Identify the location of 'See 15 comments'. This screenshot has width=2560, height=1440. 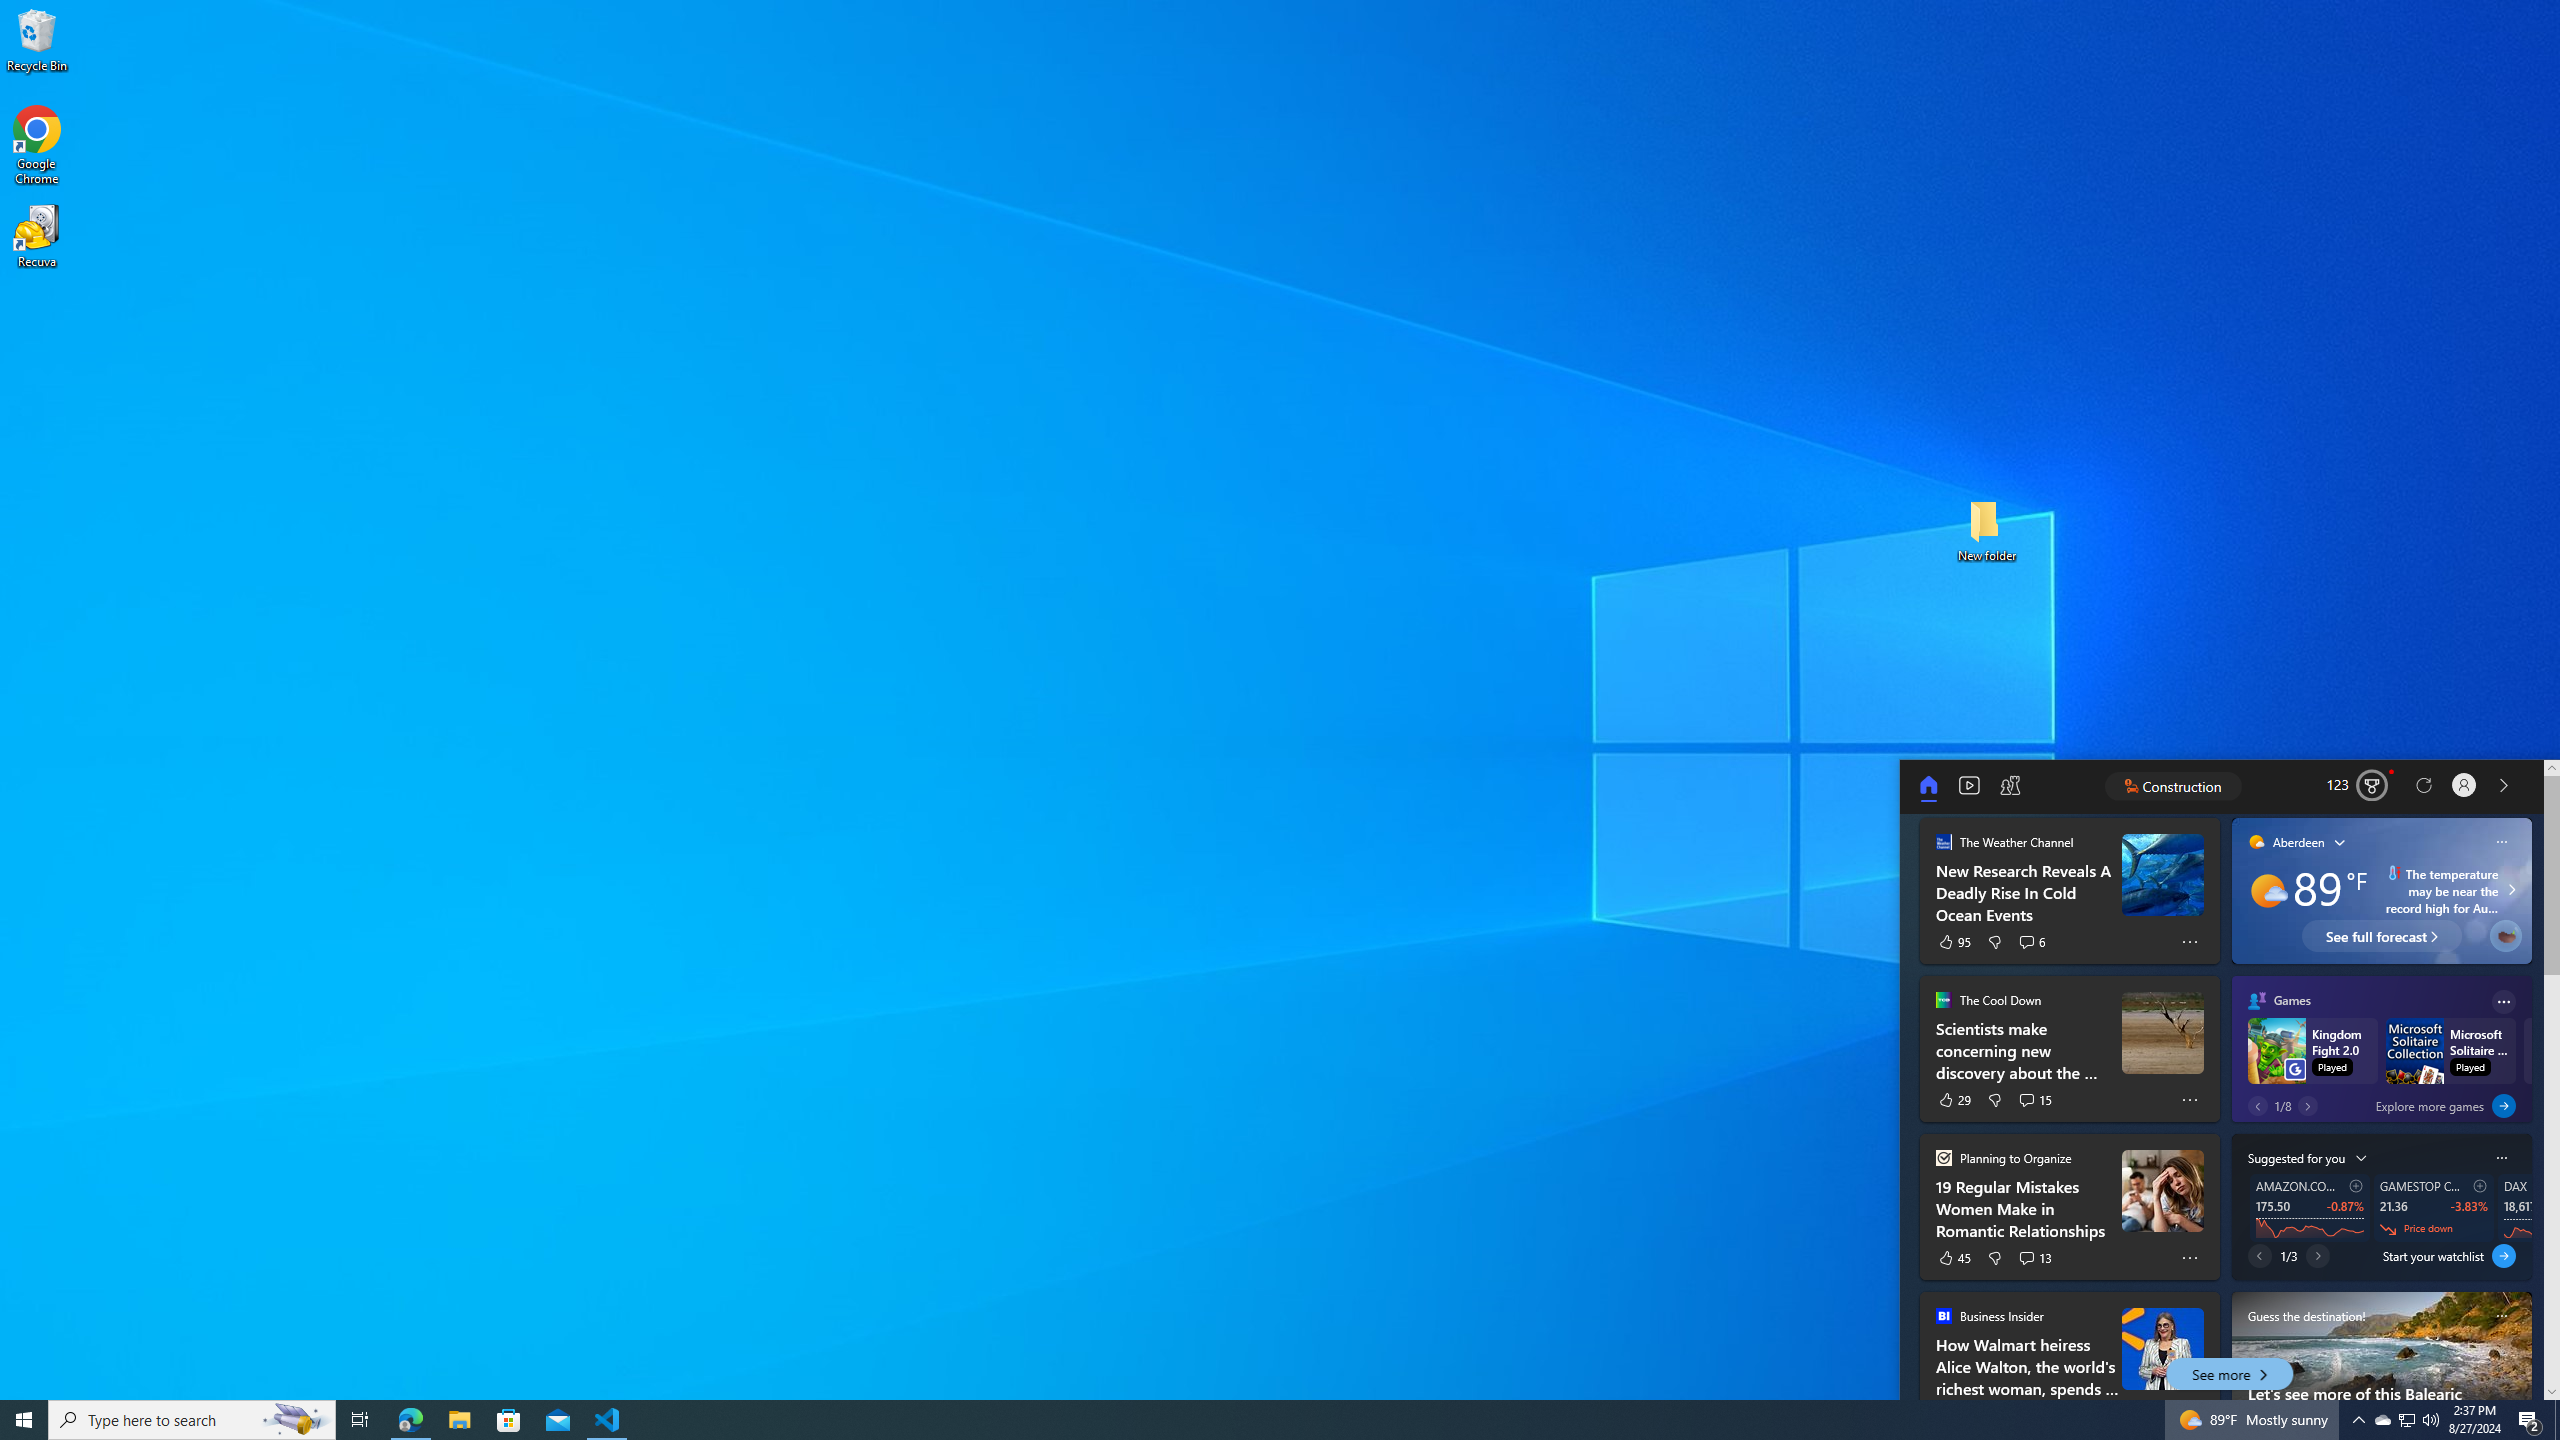
(2035, 1099).